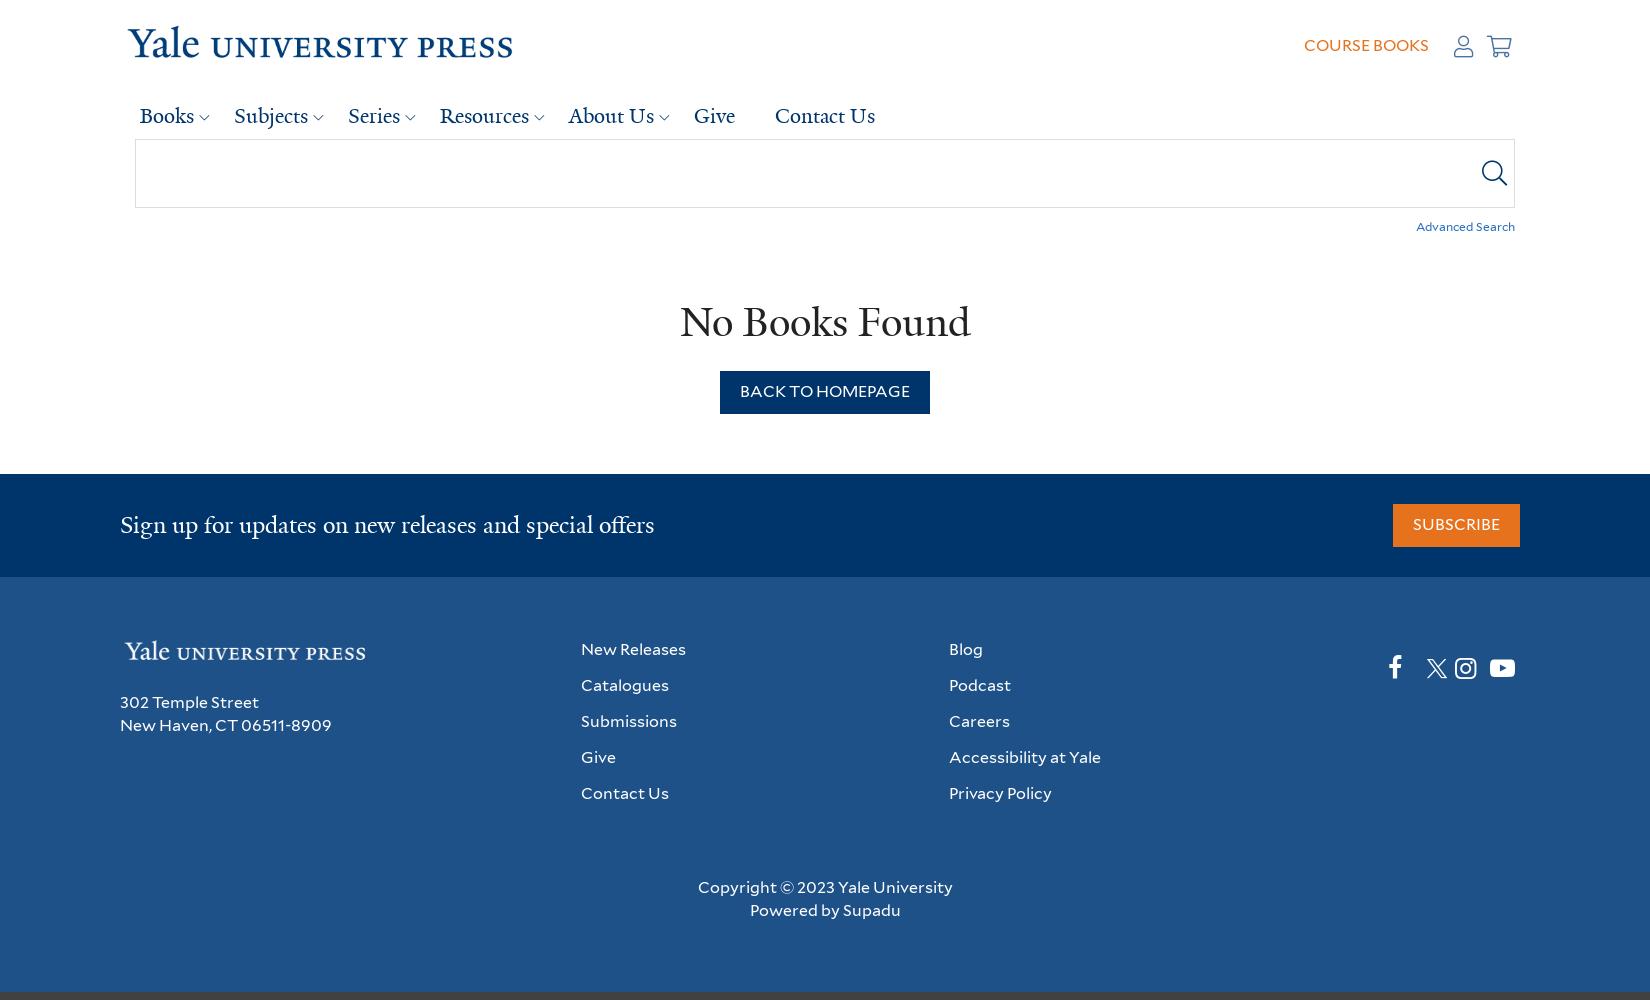 This screenshot has height=1000, width=1650. I want to click on 'SUBSCRIBE', so click(1455, 523).